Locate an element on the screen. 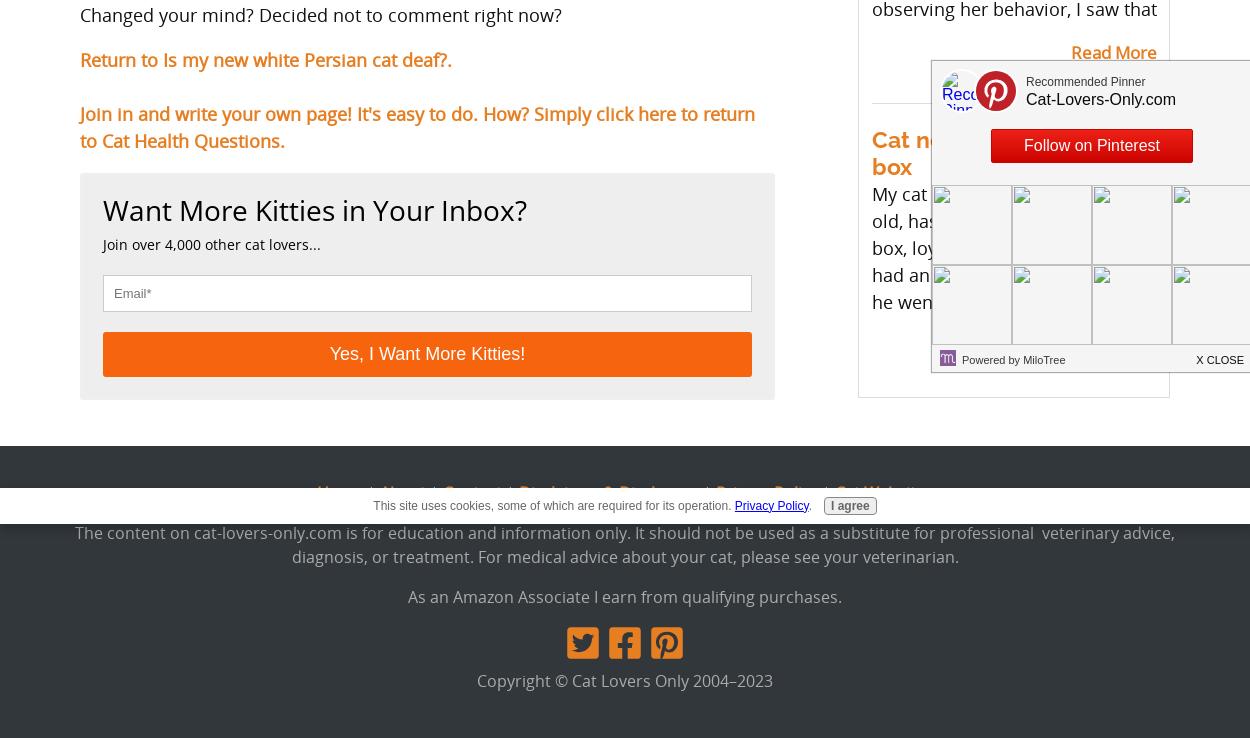  'Disclaimer & Disclosure' is located at coordinates (608, 492).